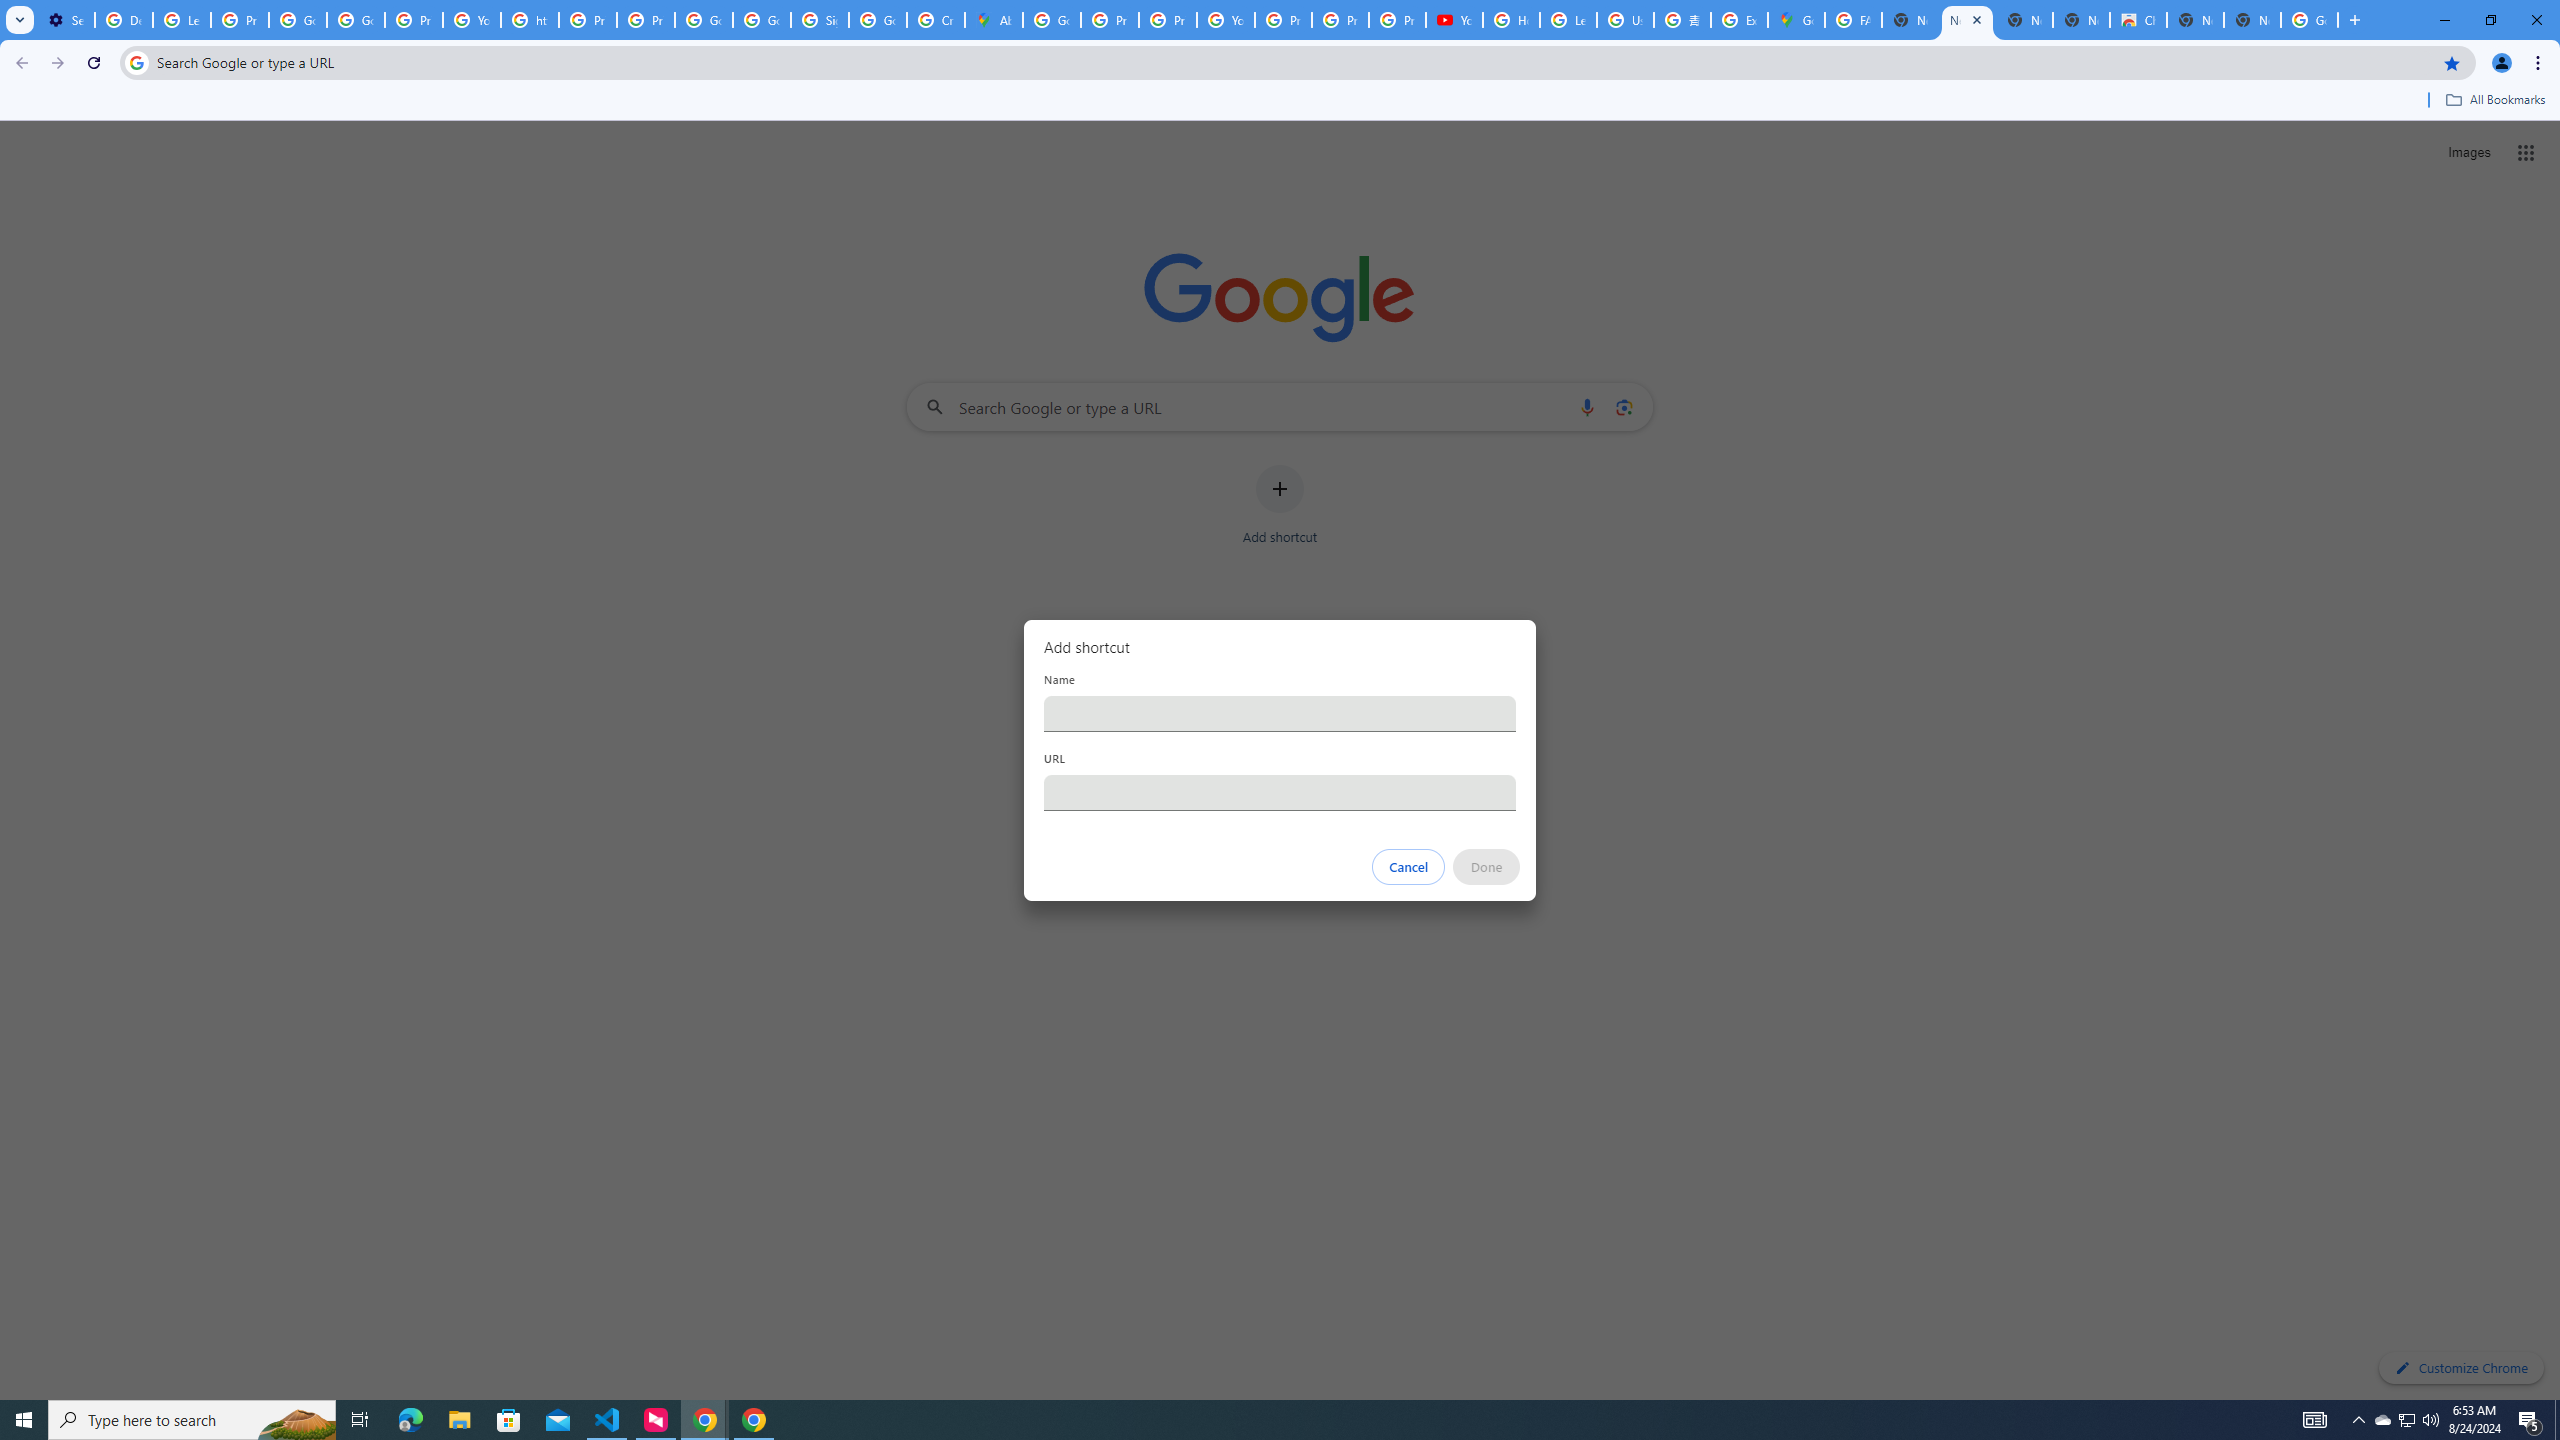 This screenshot has height=1440, width=2560. What do you see at coordinates (1108, 19) in the screenshot?
I see `'Privacy Help Center - Policies Help'` at bounding box center [1108, 19].